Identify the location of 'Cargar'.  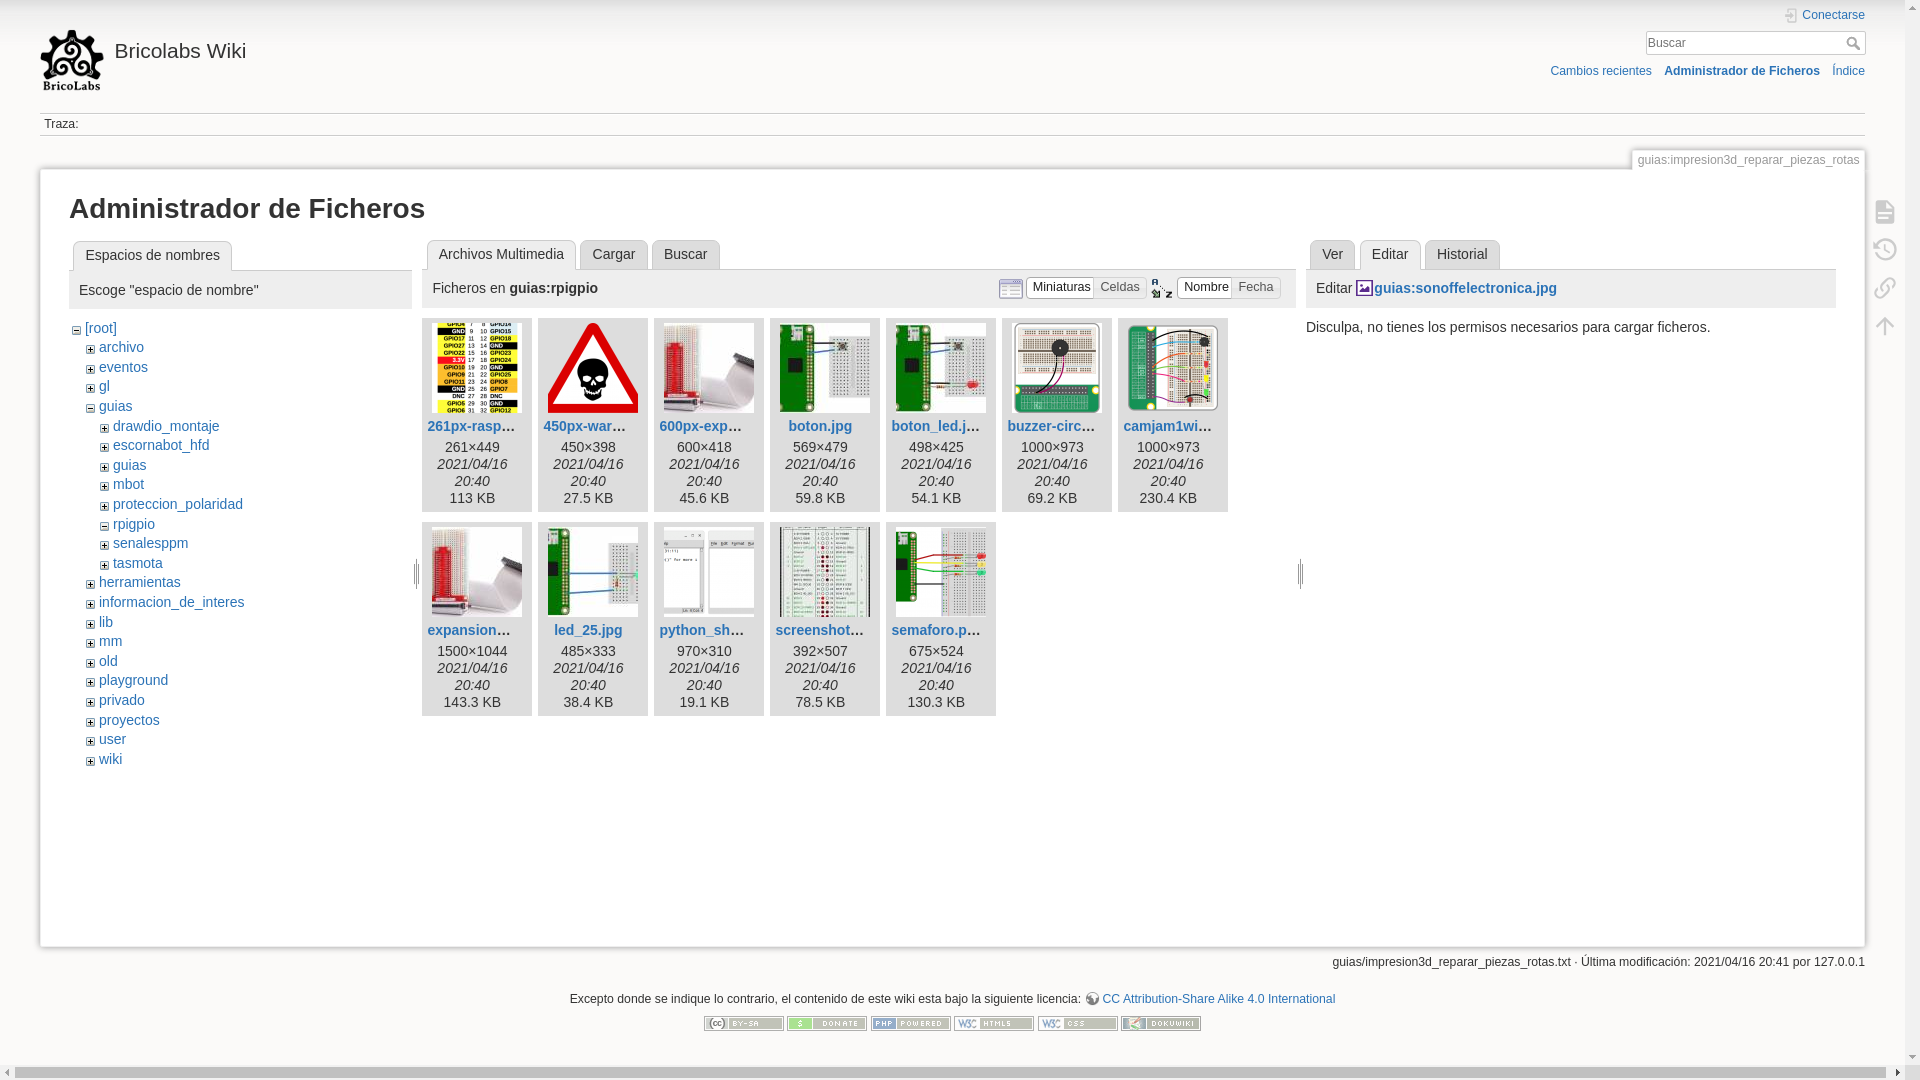
(612, 253).